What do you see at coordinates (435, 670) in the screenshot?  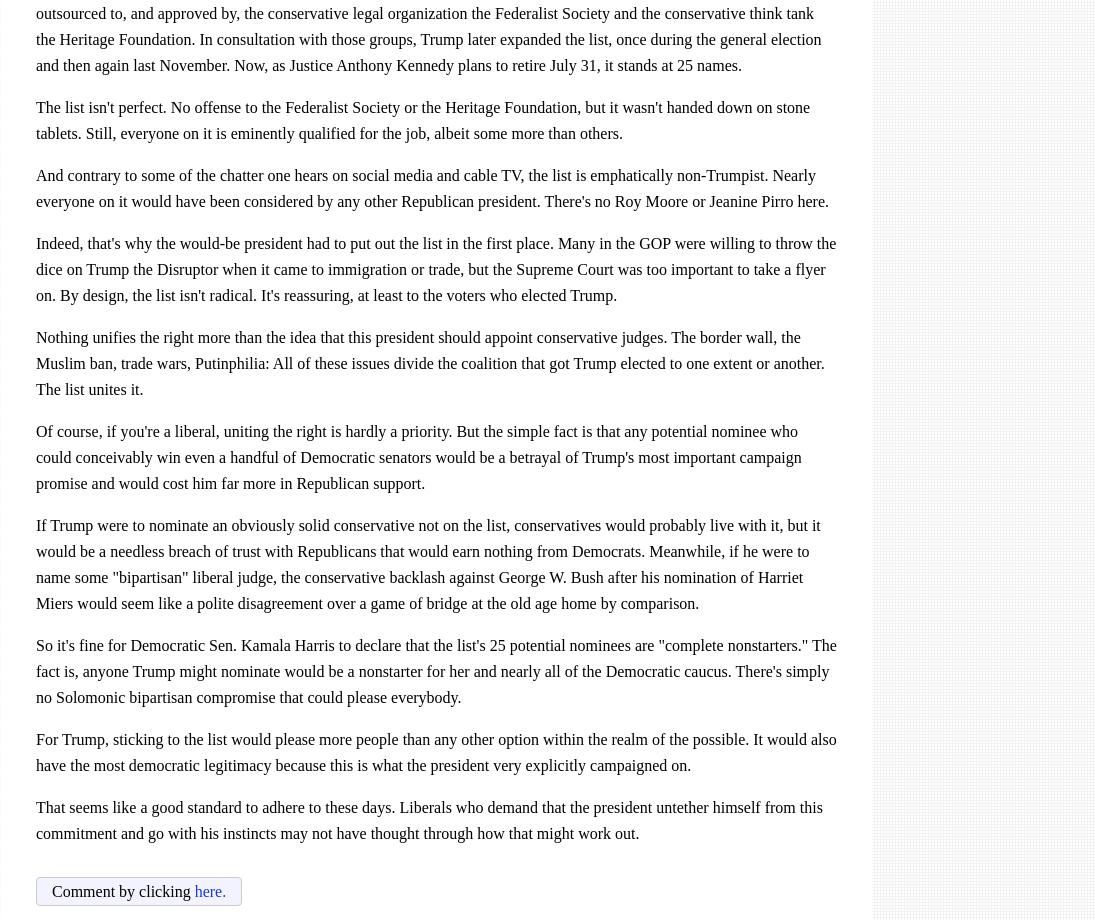 I see `'to declare that the list's 25 potential nominees are "complete nonstarters." The fact is, anyone Trump might nominate would be a nonstarter for her and nearly all of the Democratic caucus. There's simply no Solomonic bipartisan compromise that could please everybody.'` at bounding box center [435, 670].